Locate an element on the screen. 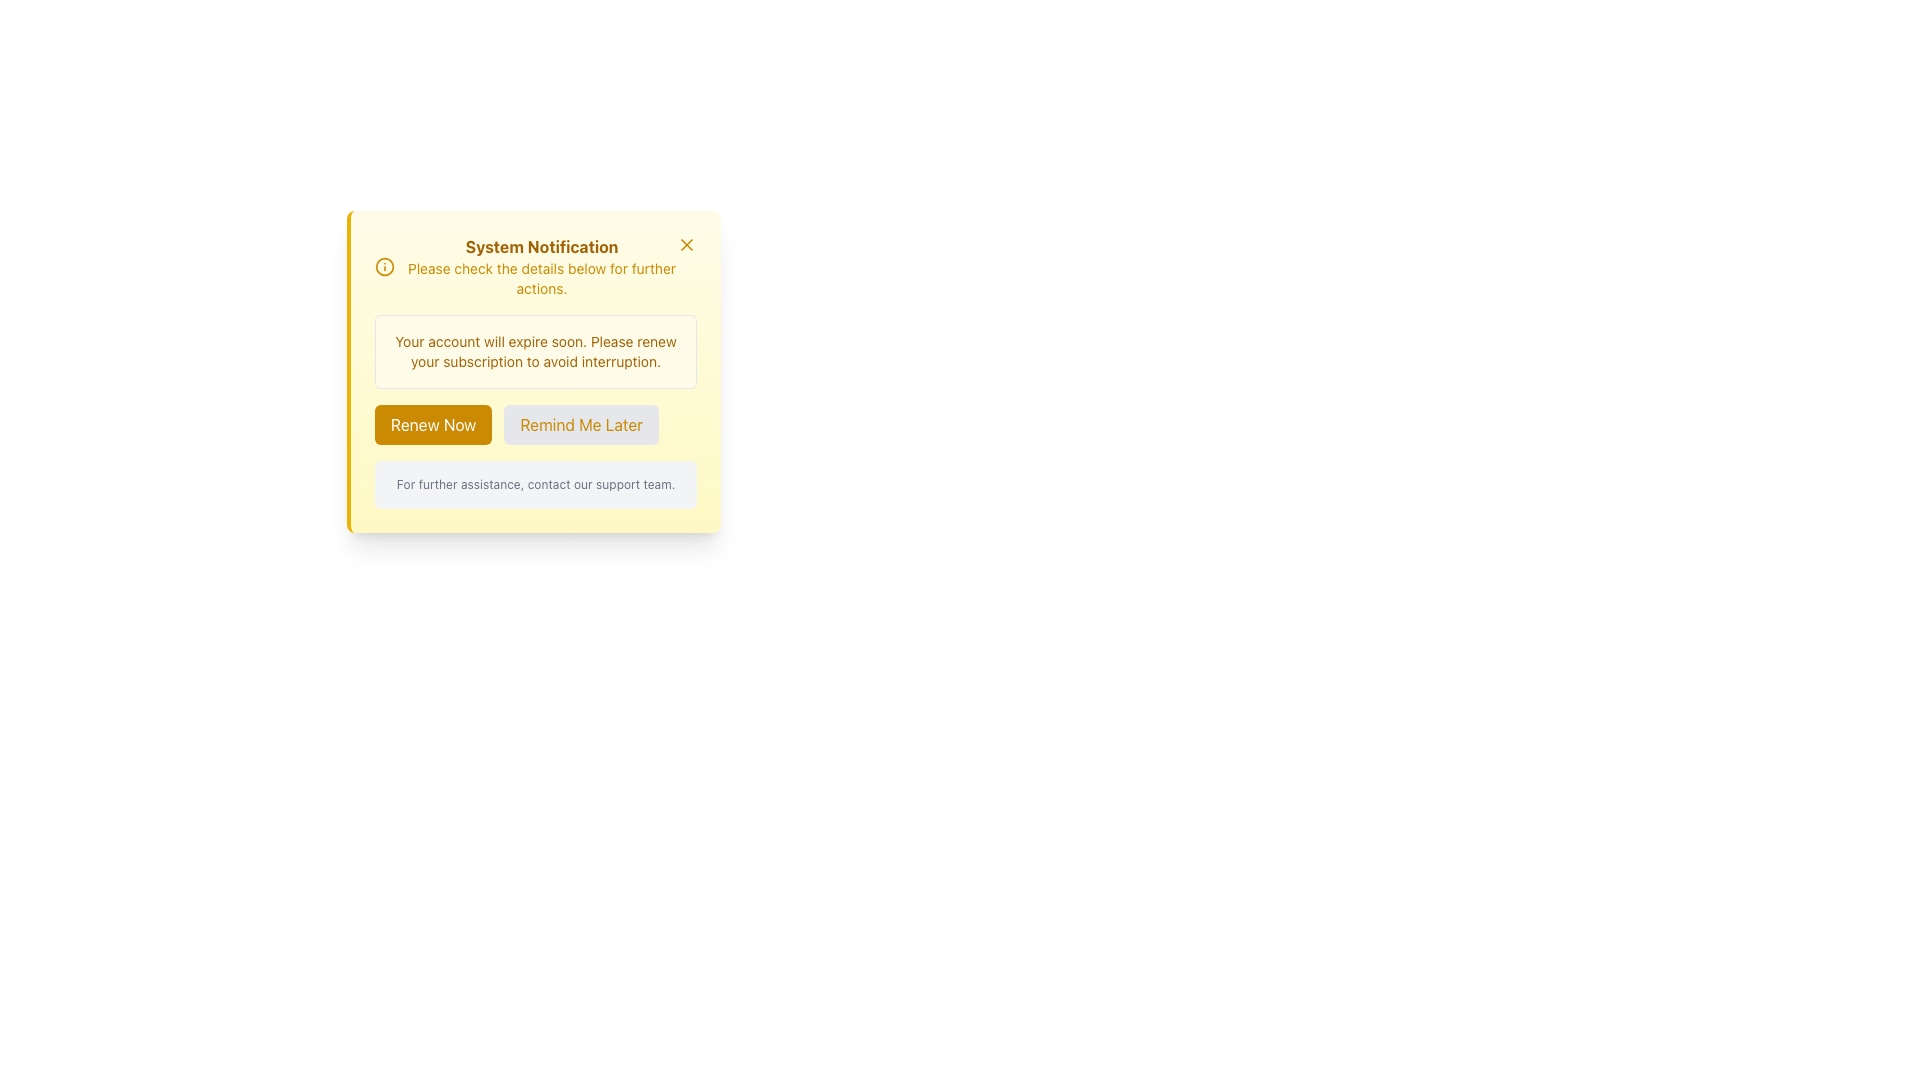 The width and height of the screenshot is (1920, 1080). the 'Remind Me Later' button located to the right of the 'Renew Now' button in the notification panel is located at coordinates (580, 423).